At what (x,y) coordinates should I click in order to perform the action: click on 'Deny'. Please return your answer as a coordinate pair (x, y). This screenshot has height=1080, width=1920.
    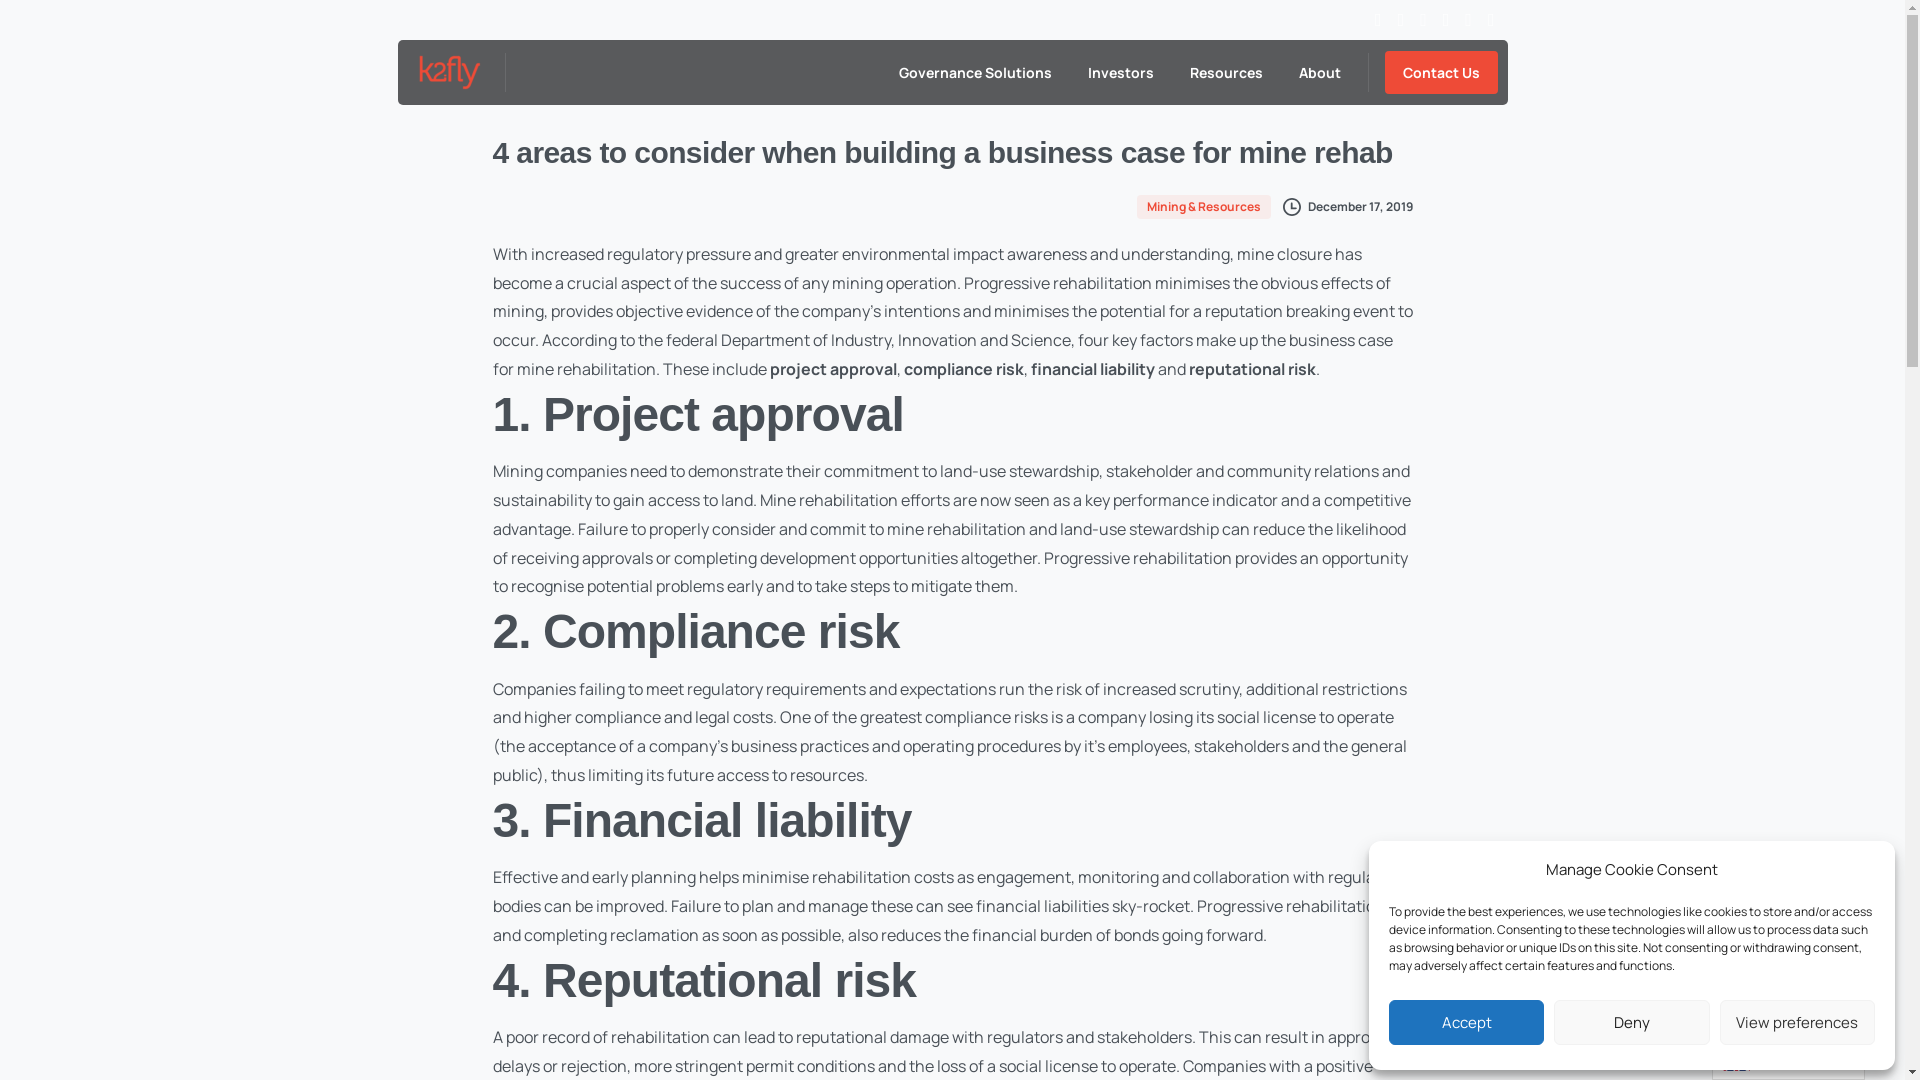
    Looking at the image, I should click on (1553, 1022).